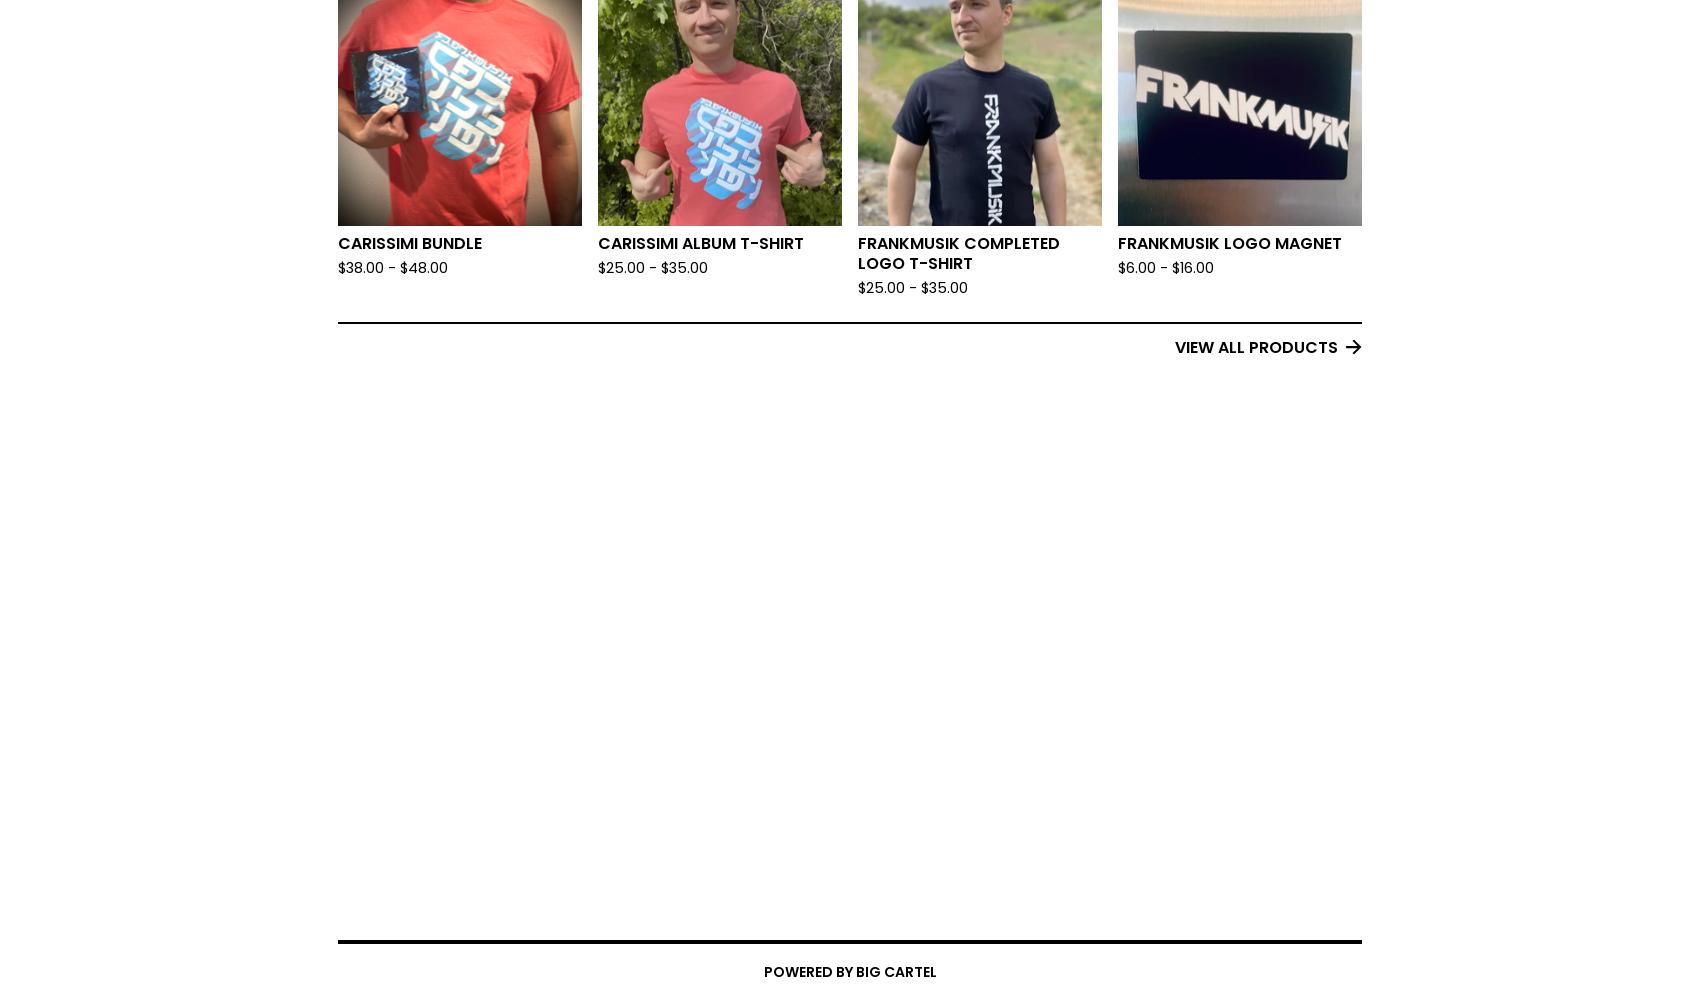 The height and width of the screenshot is (1000, 1700). What do you see at coordinates (1228, 242) in the screenshot?
I see `'Frankmusik Logo Magnet'` at bounding box center [1228, 242].